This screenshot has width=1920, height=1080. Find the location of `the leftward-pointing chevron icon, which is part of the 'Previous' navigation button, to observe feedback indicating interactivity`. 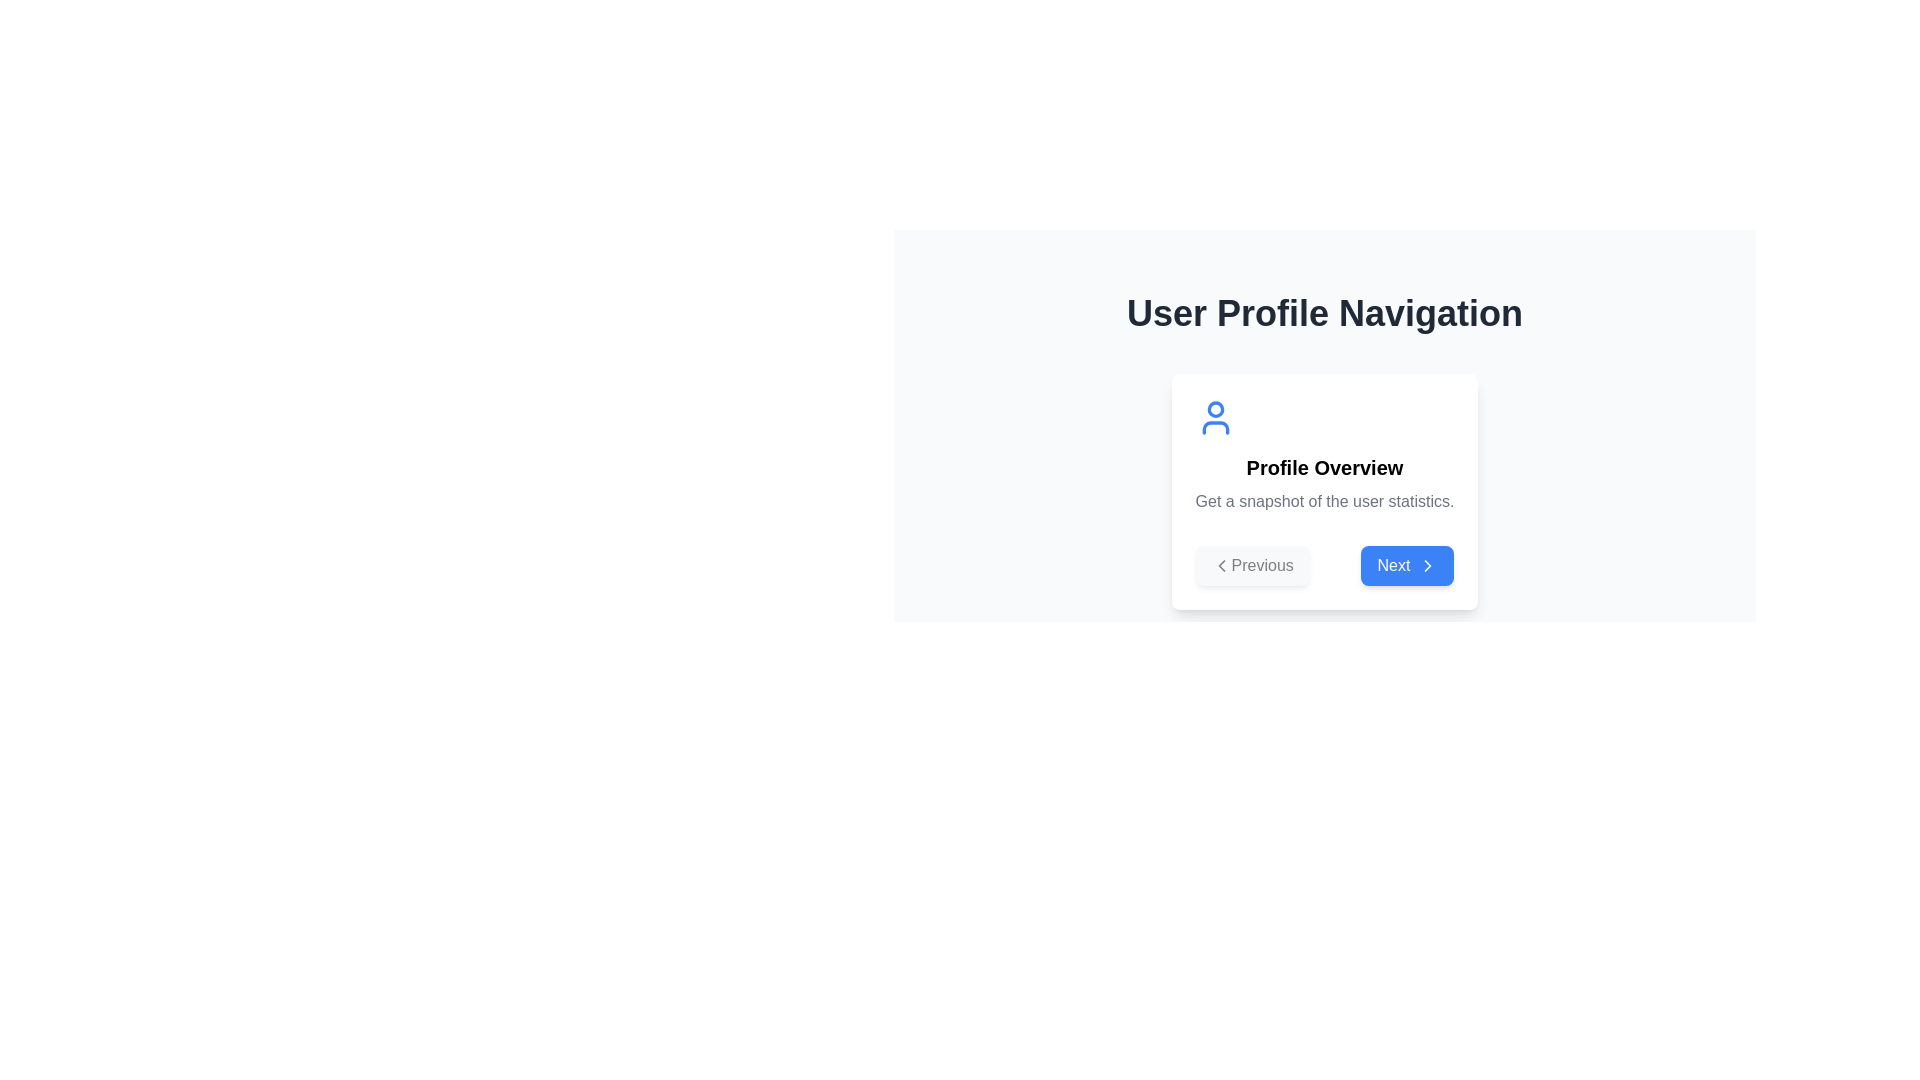

the leftward-pointing chevron icon, which is part of the 'Previous' navigation button, to observe feedback indicating interactivity is located at coordinates (1220, 566).